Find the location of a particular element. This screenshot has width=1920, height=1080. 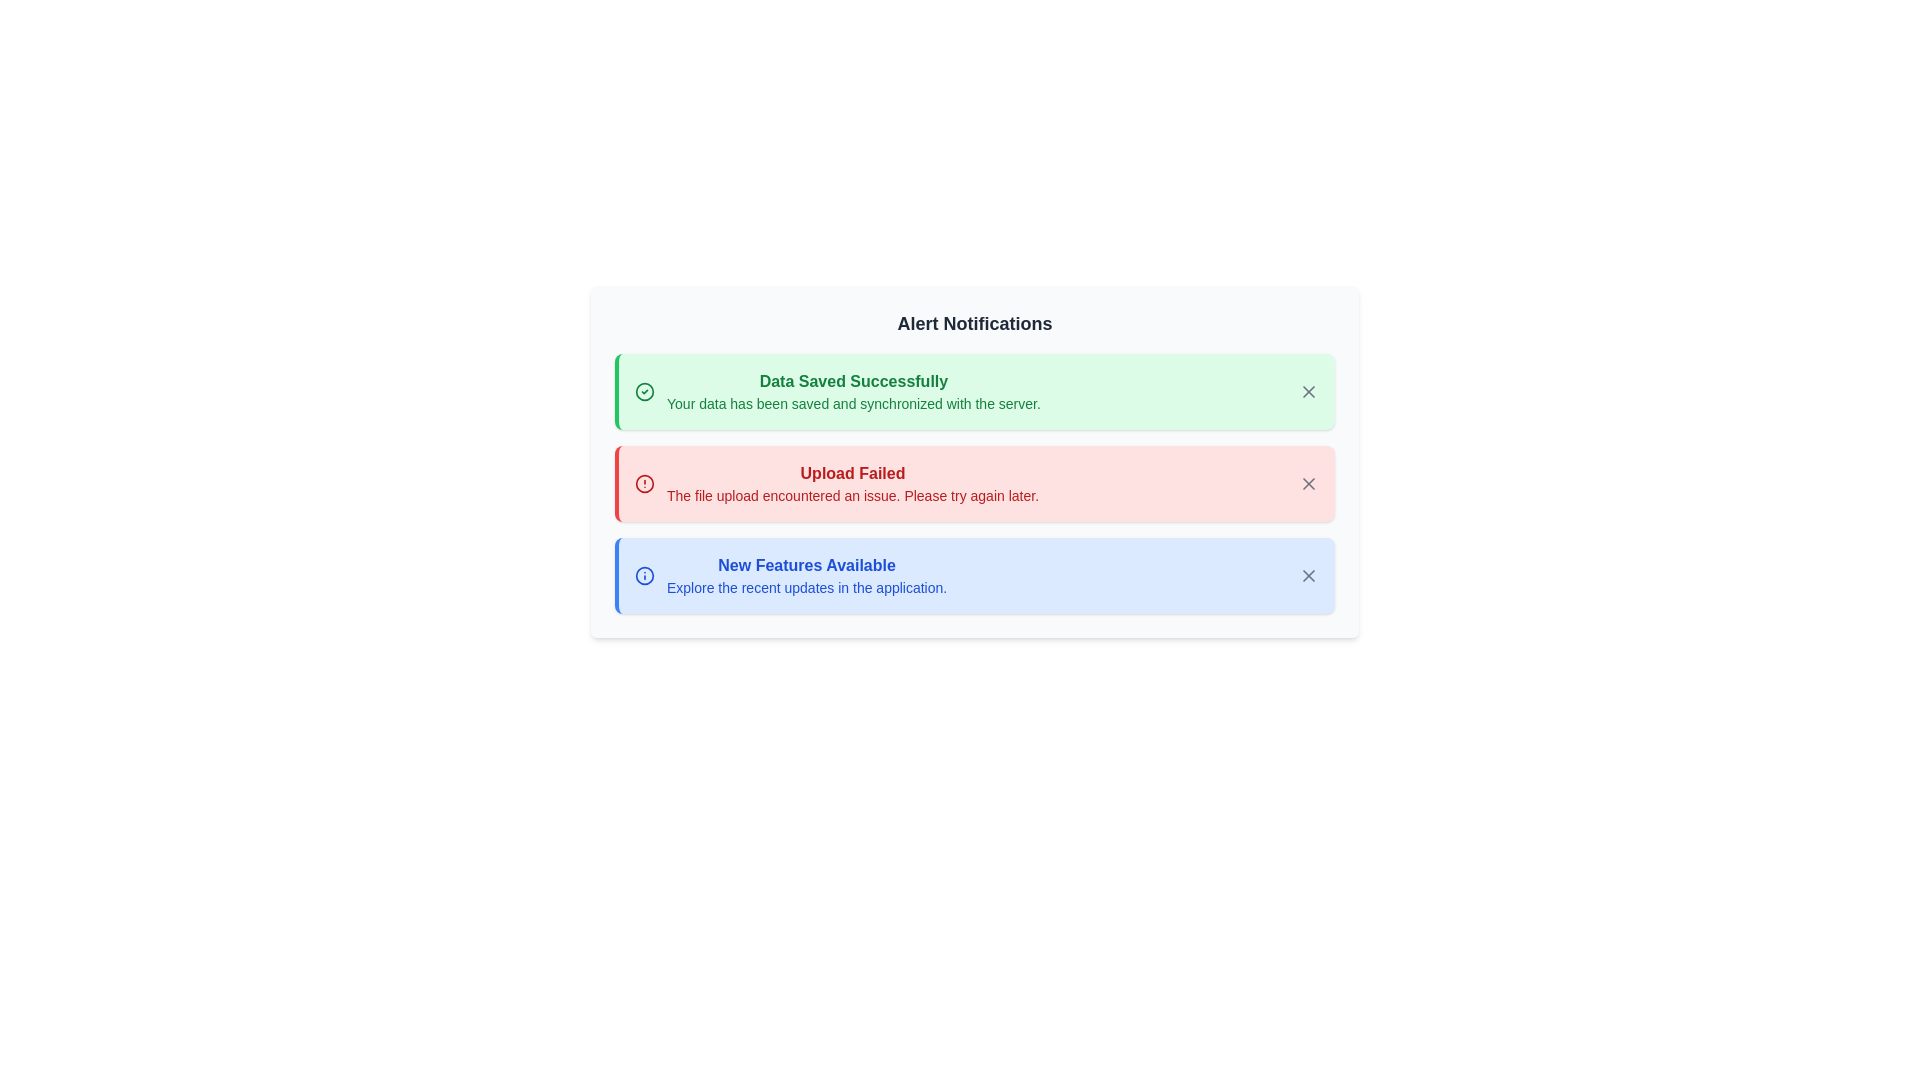

close button for the alert titled 'Data Saved Successfully' is located at coordinates (1309, 392).